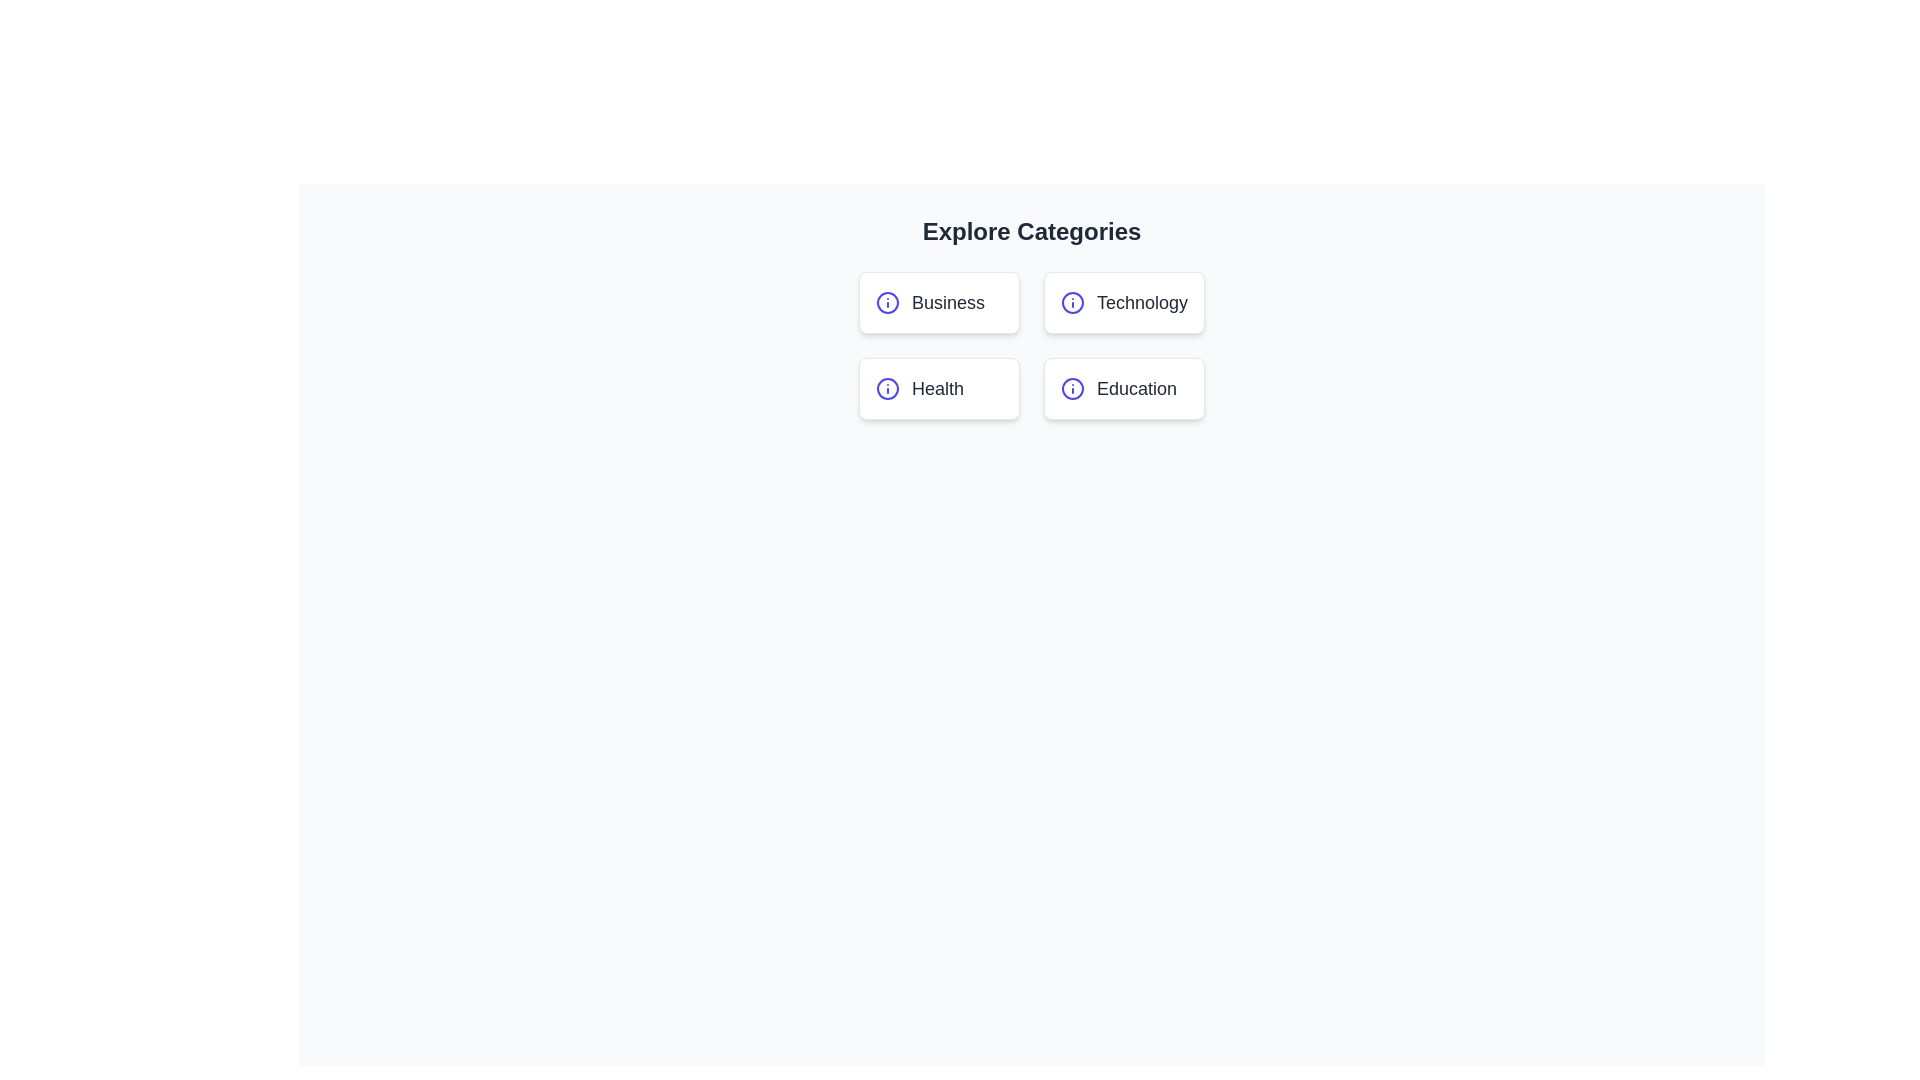 The width and height of the screenshot is (1920, 1080). I want to click on the informational label with a circular purple 'i' icon and the text 'Business' located in the first item of the grid layout under 'Explore Categories', so click(938, 303).